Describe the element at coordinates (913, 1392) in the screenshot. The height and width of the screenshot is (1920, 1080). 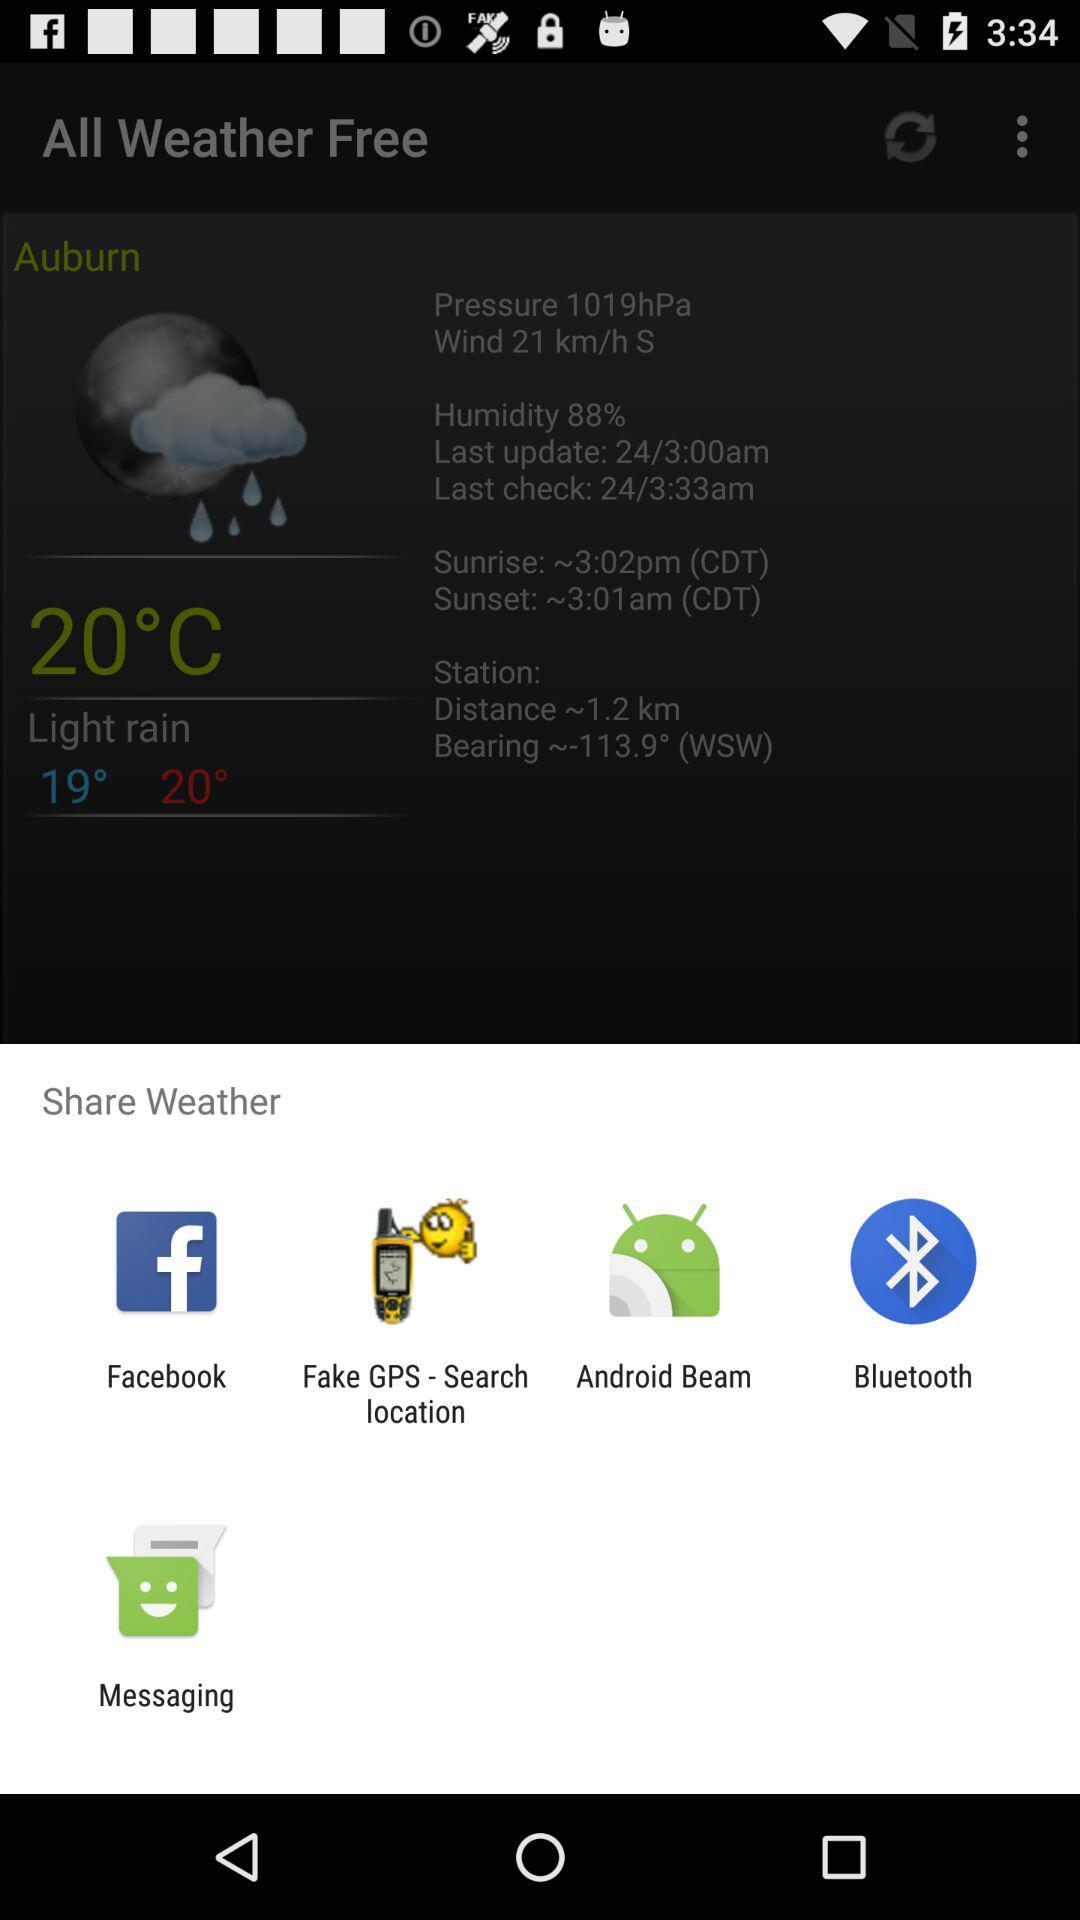
I see `the bluetooth` at that location.